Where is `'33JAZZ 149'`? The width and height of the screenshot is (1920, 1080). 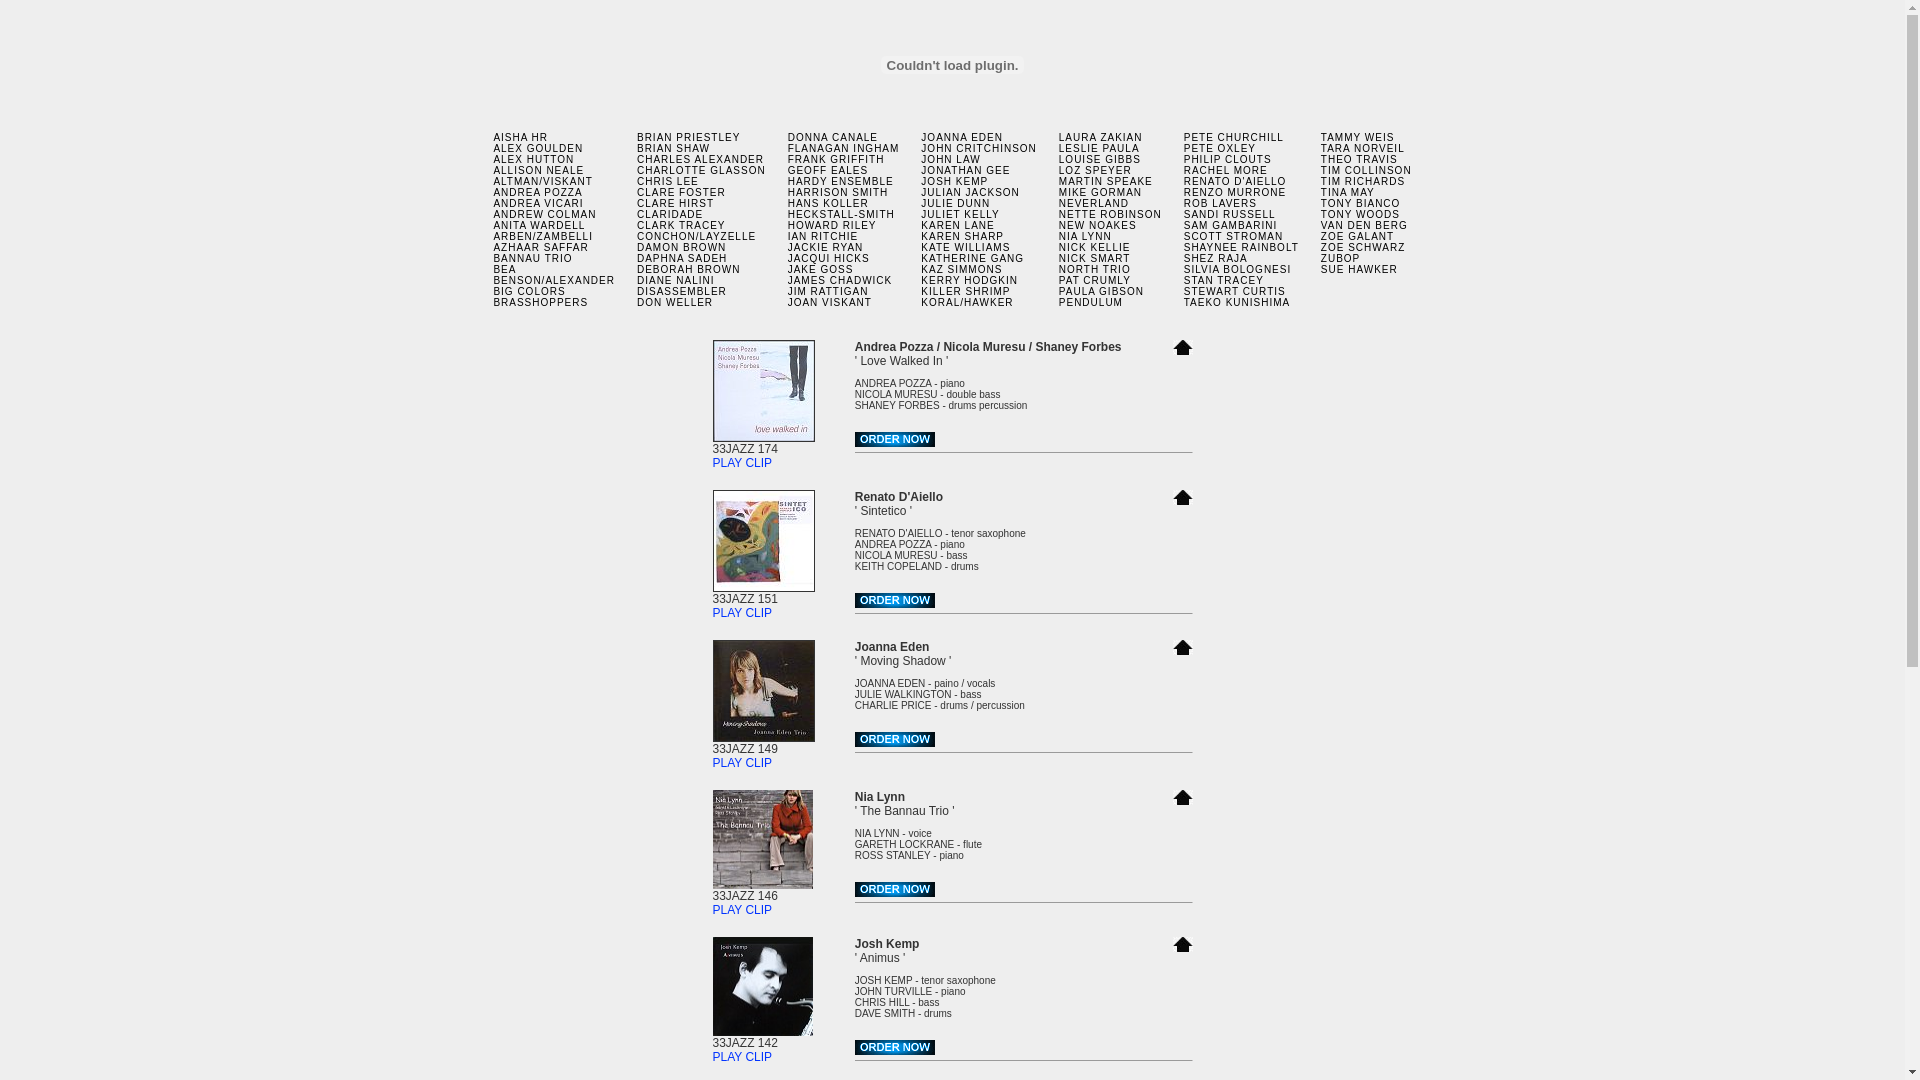
'33JAZZ 149' is located at coordinates (762, 743).